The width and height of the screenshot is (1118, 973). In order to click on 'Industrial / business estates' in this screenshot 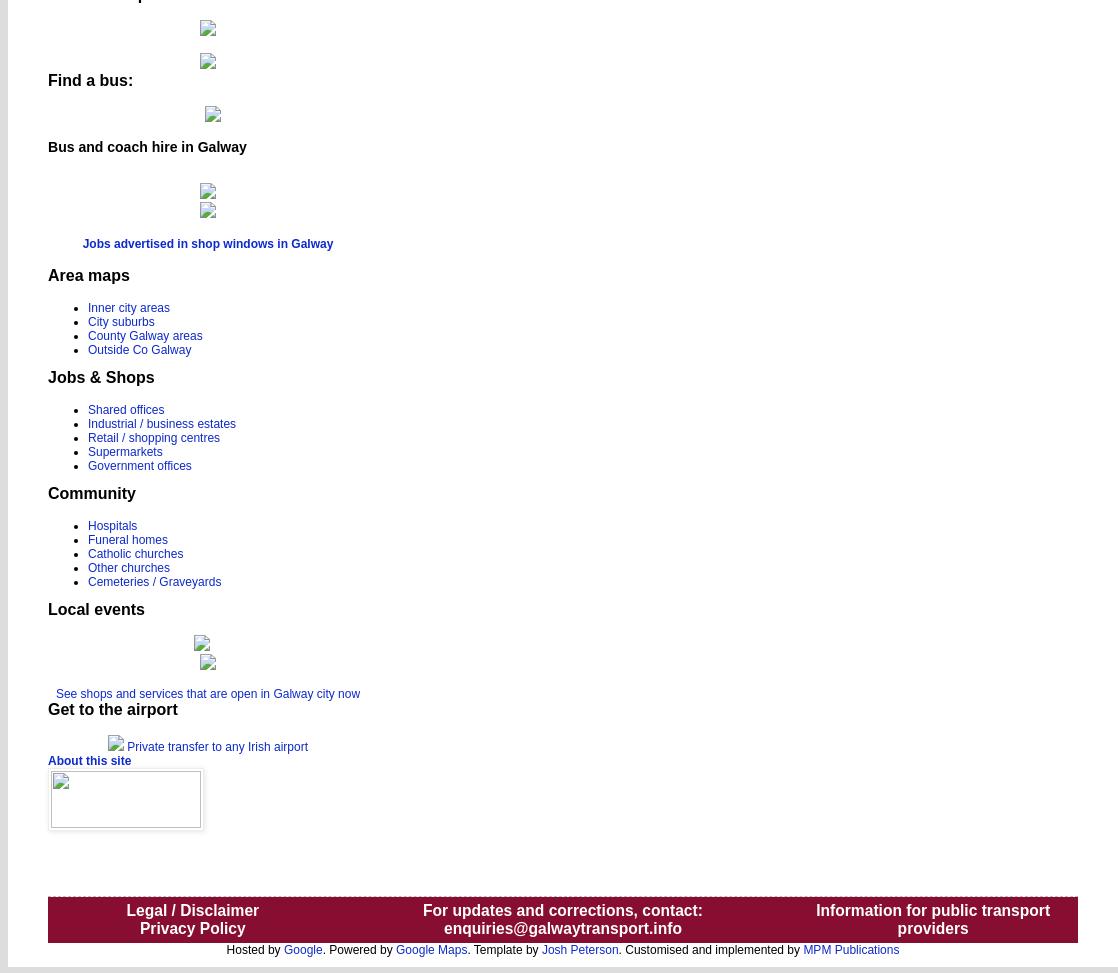, I will do `click(161, 422)`.